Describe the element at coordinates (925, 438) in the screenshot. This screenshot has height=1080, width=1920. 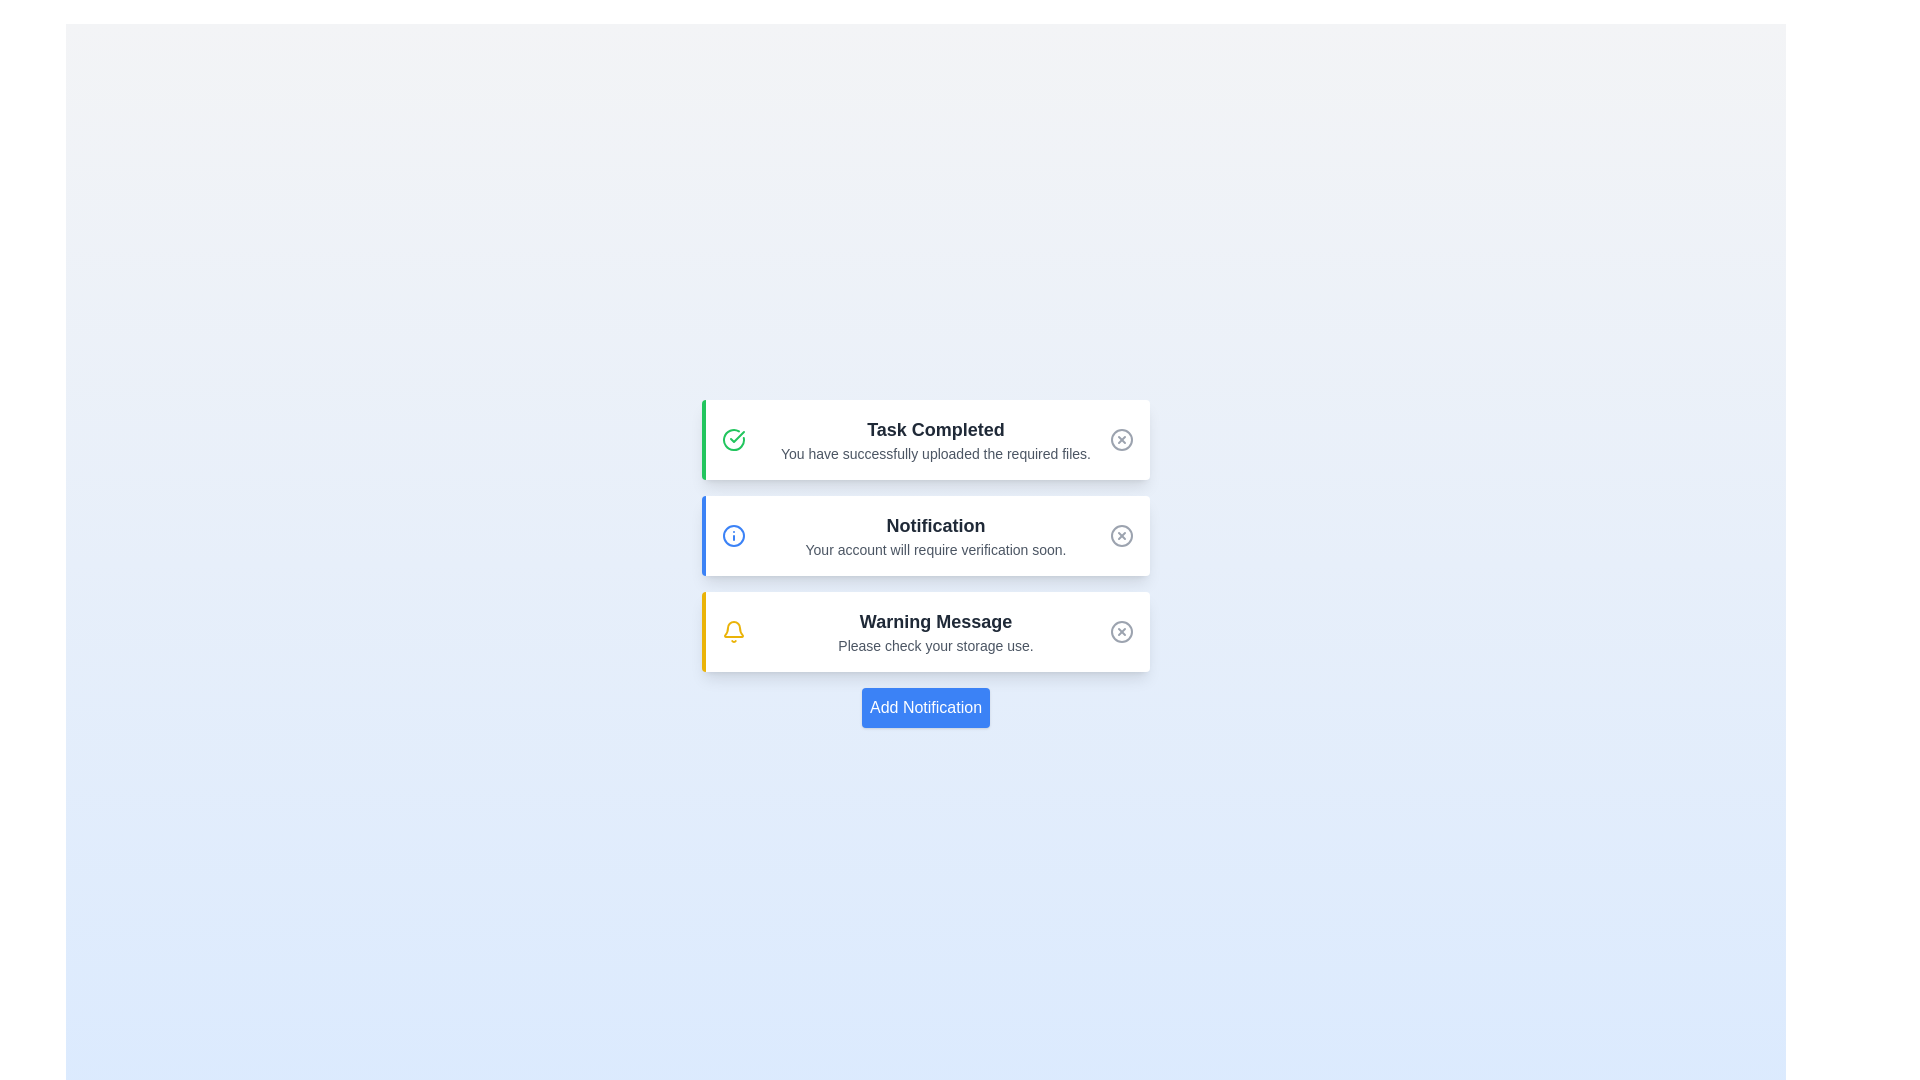
I see `the notification to read its title and details` at that location.